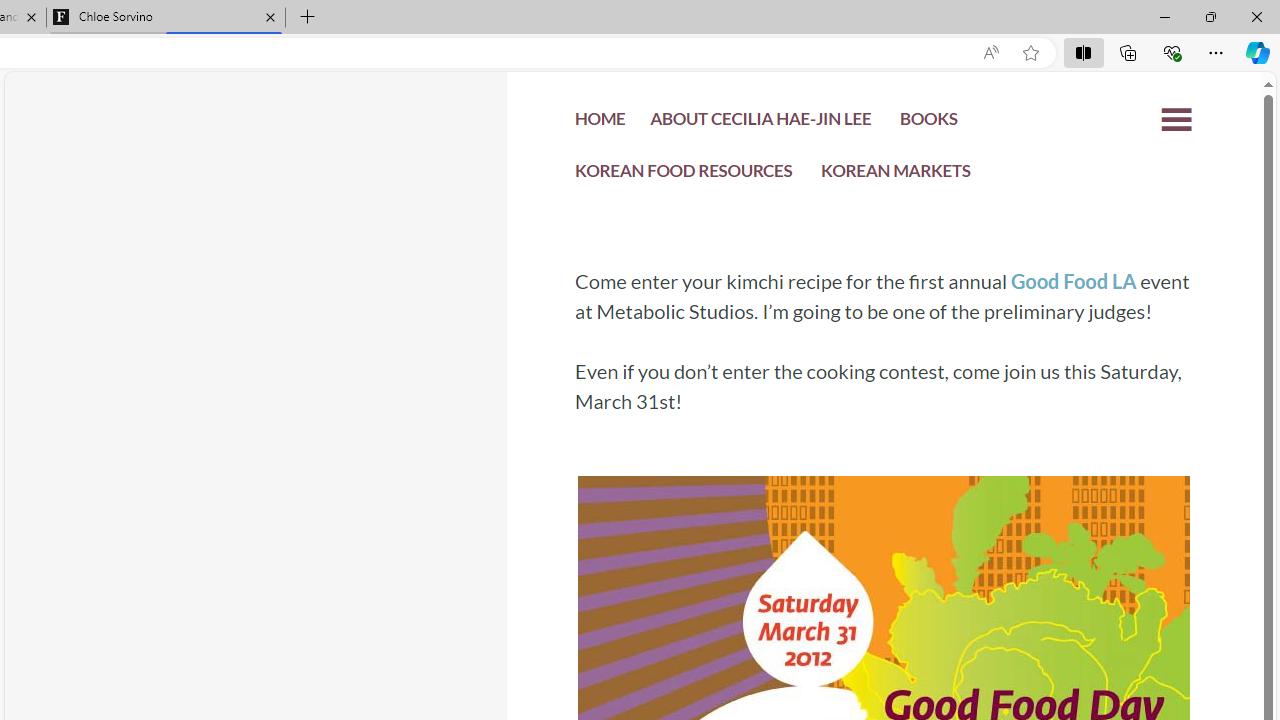  What do you see at coordinates (1164, 16) in the screenshot?
I see `'Minimize'` at bounding box center [1164, 16].